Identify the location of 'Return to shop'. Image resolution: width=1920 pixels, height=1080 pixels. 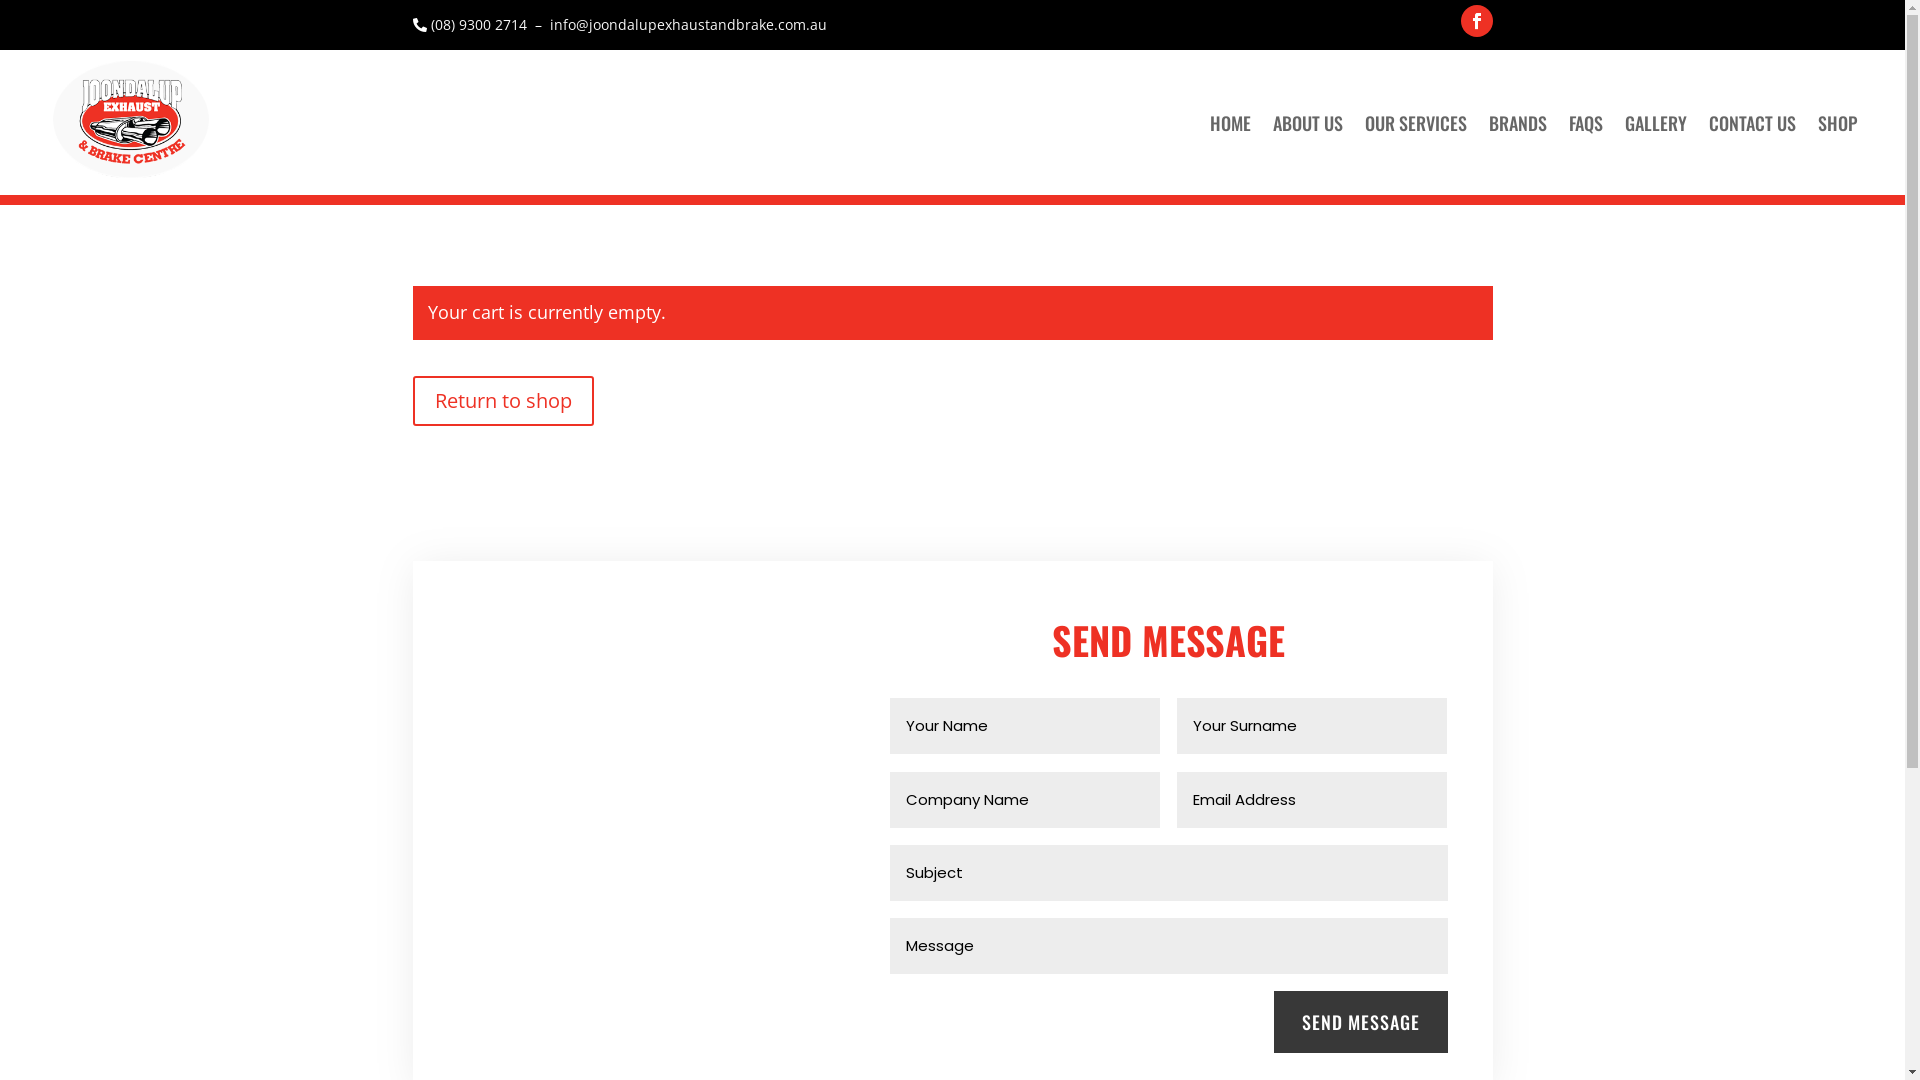
(502, 401).